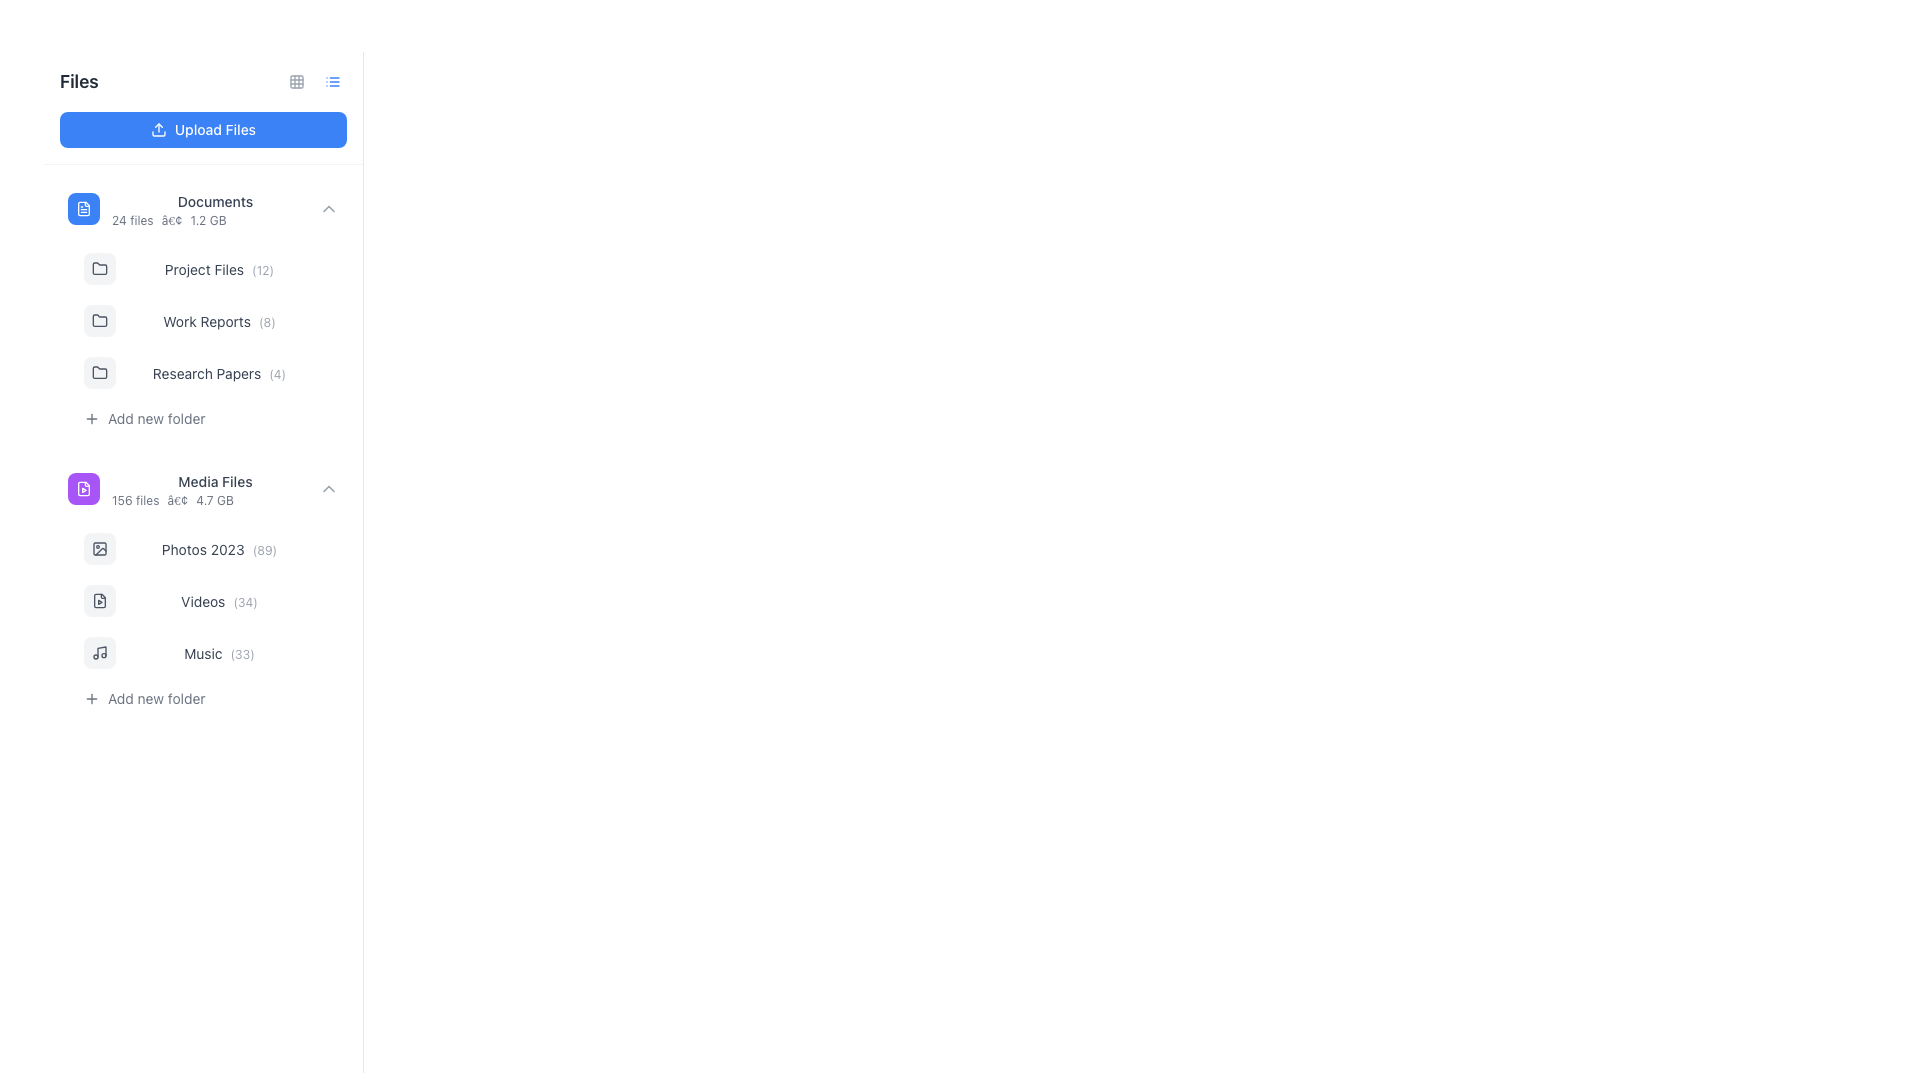 The height and width of the screenshot is (1080, 1920). What do you see at coordinates (296, 80) in the screenshot?
I see `the Decorative grid cell located in the first row and first column of the 3x3 grid design, adjacent to the 'Upload Files' button` at bounding box center [296, 80].